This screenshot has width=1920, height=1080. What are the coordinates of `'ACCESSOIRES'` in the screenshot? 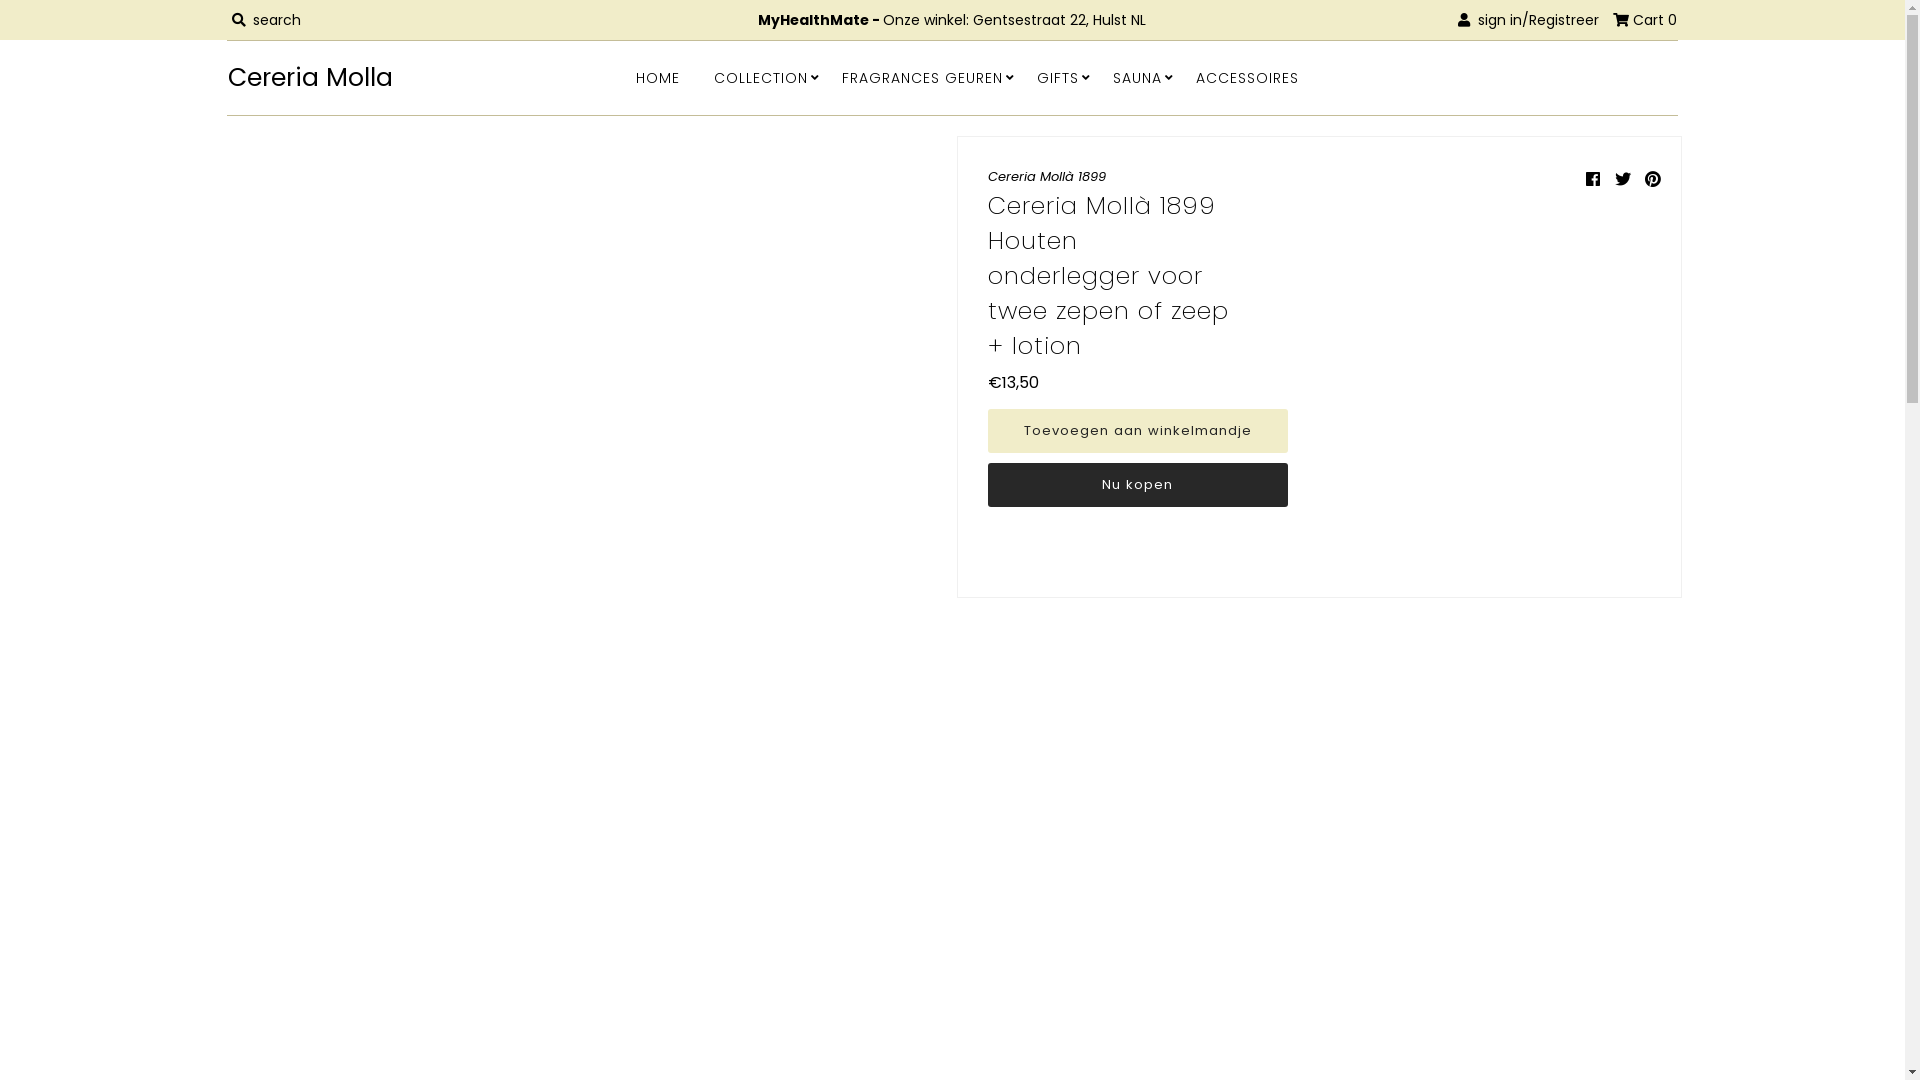 It's located at (1246, 76).